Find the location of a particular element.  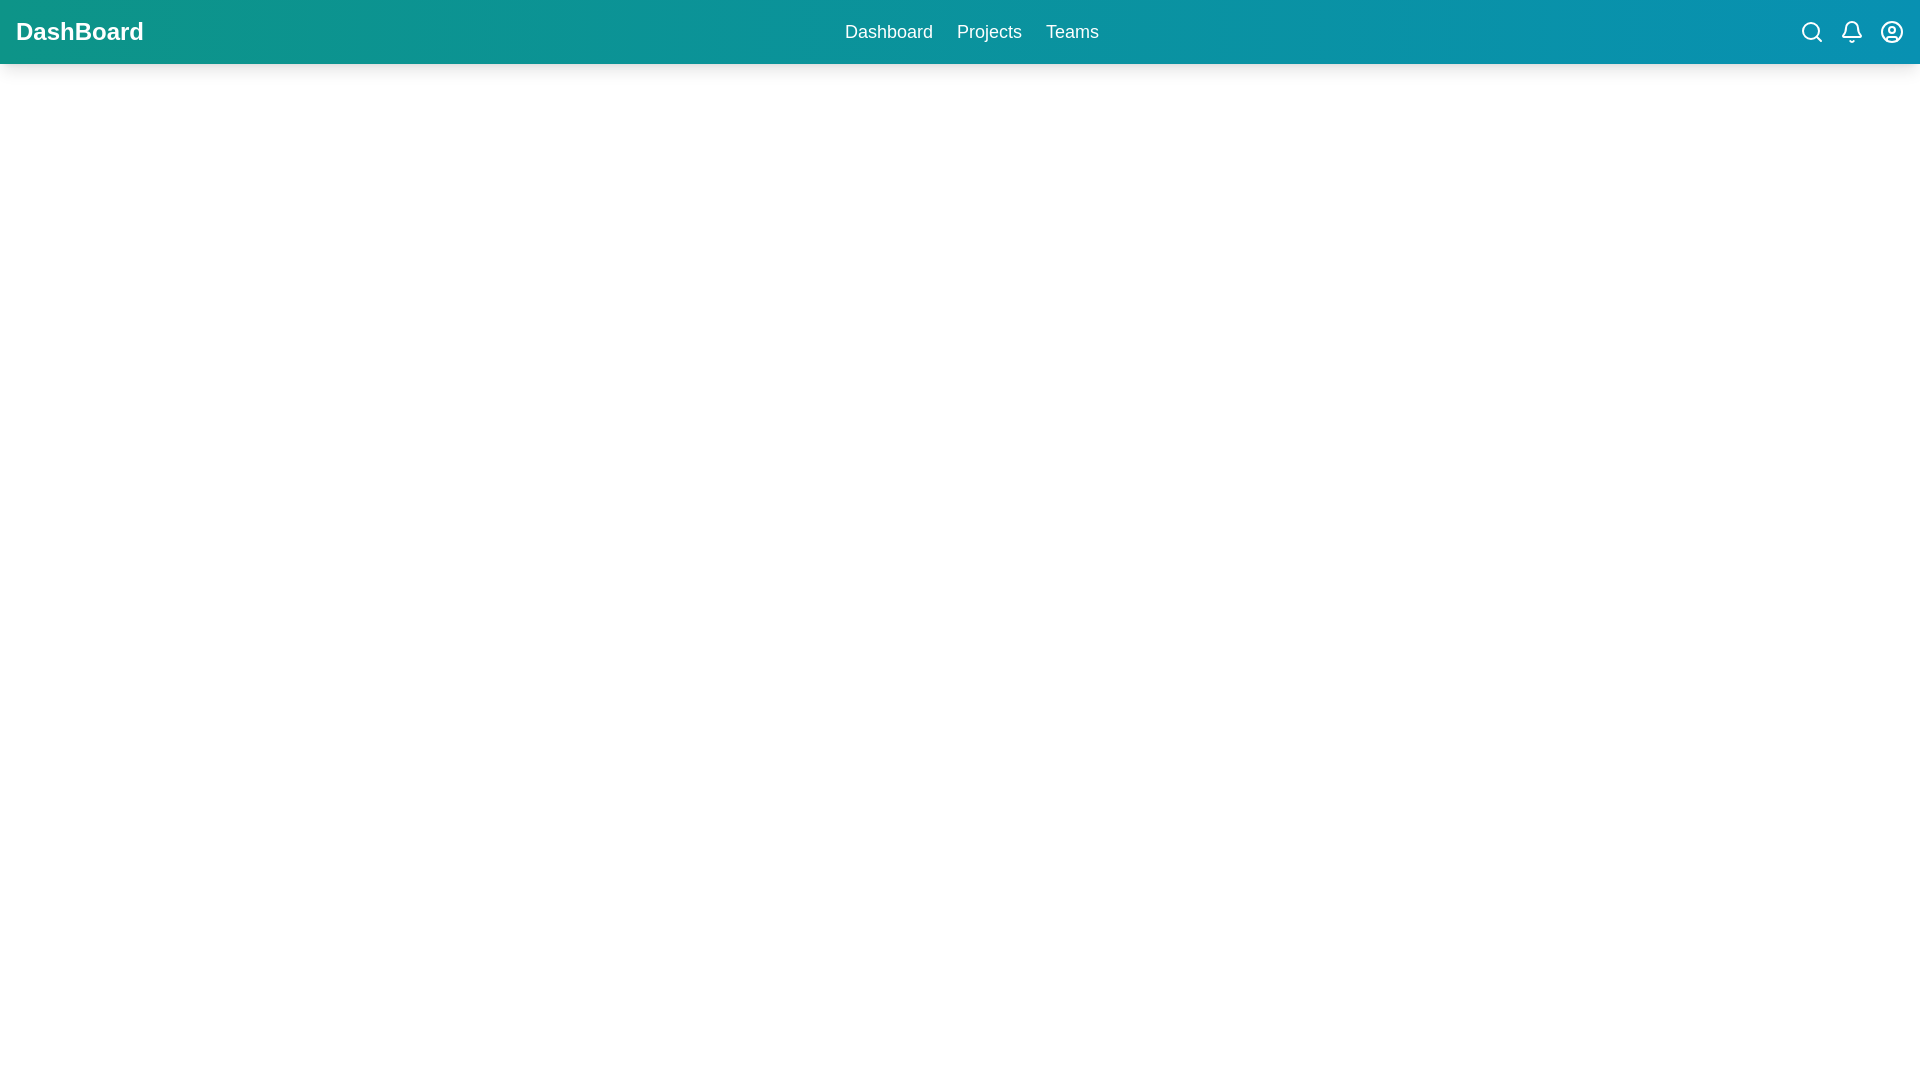

the 'Projects' text link button in the navigation menu to change its color to lighter gray is located at coordinates (989, 31).